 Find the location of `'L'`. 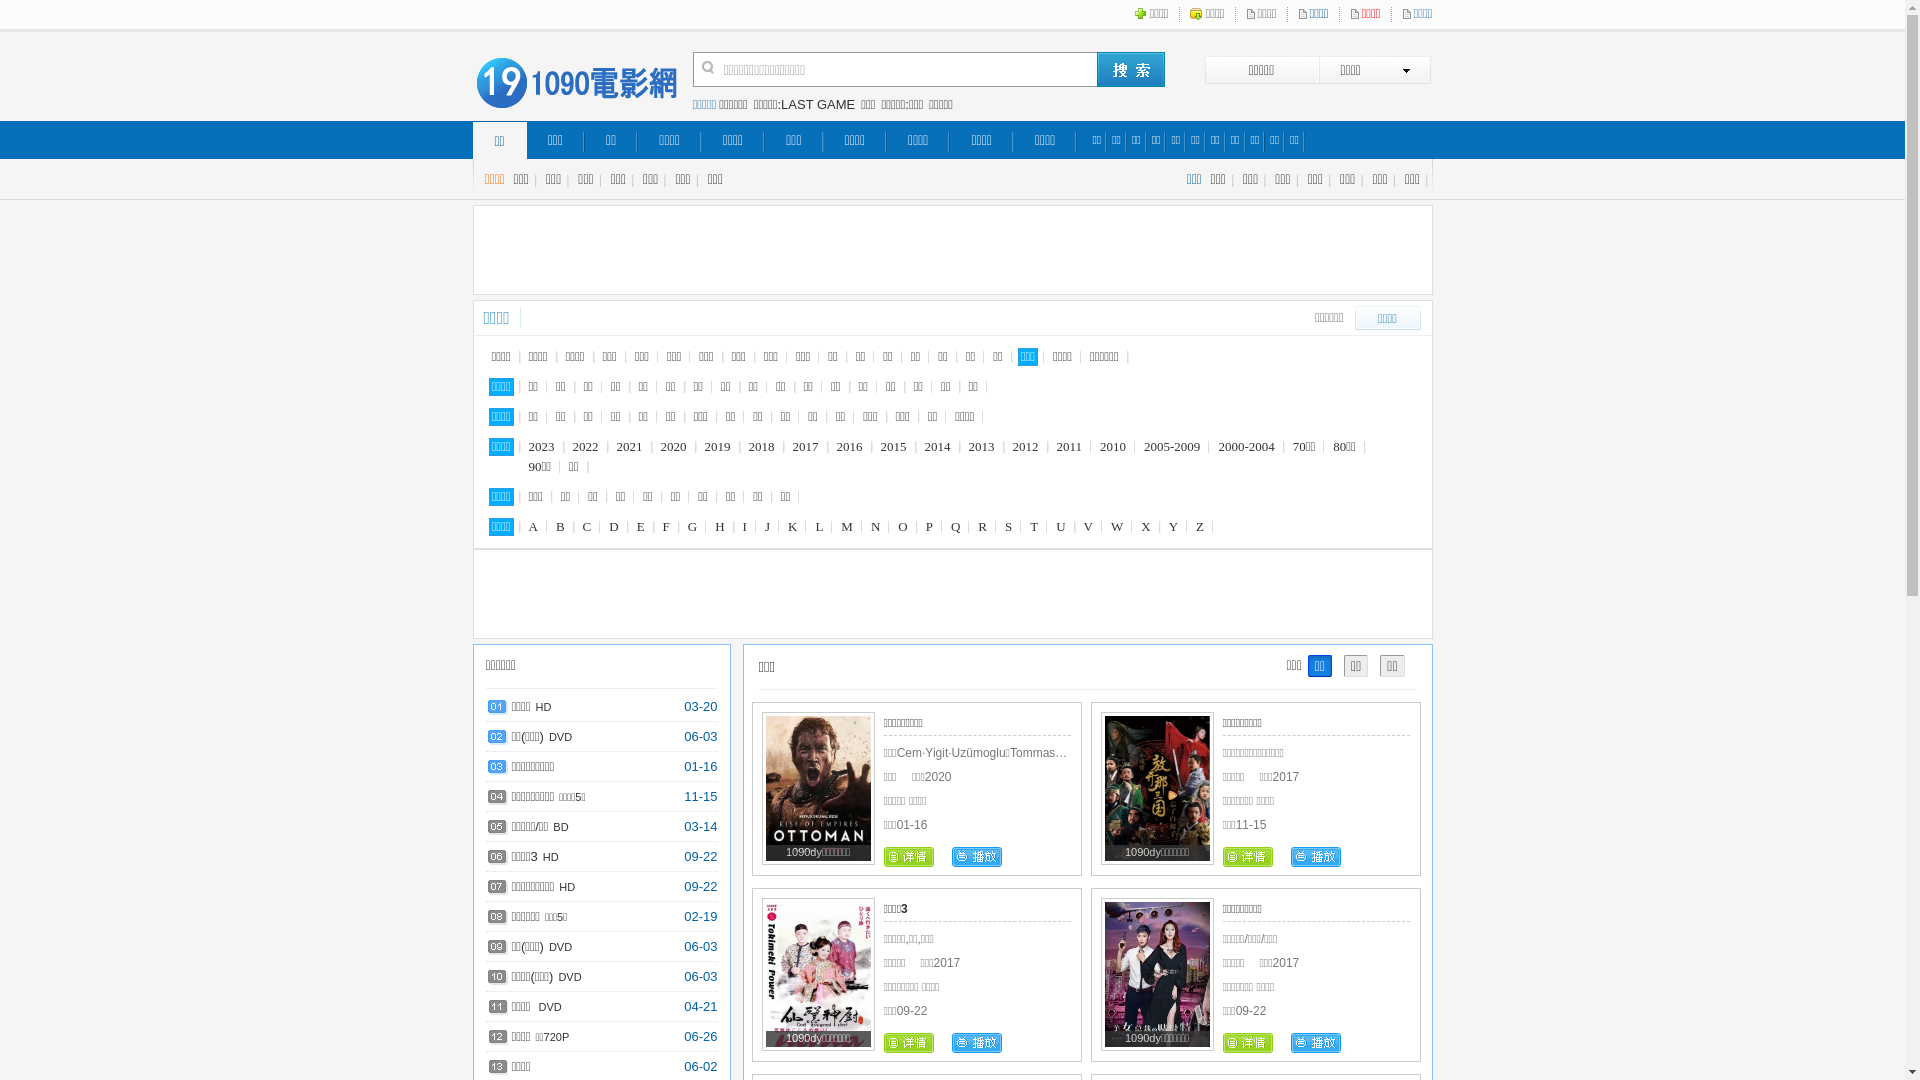

'L' is located at coordinates (819, 526).